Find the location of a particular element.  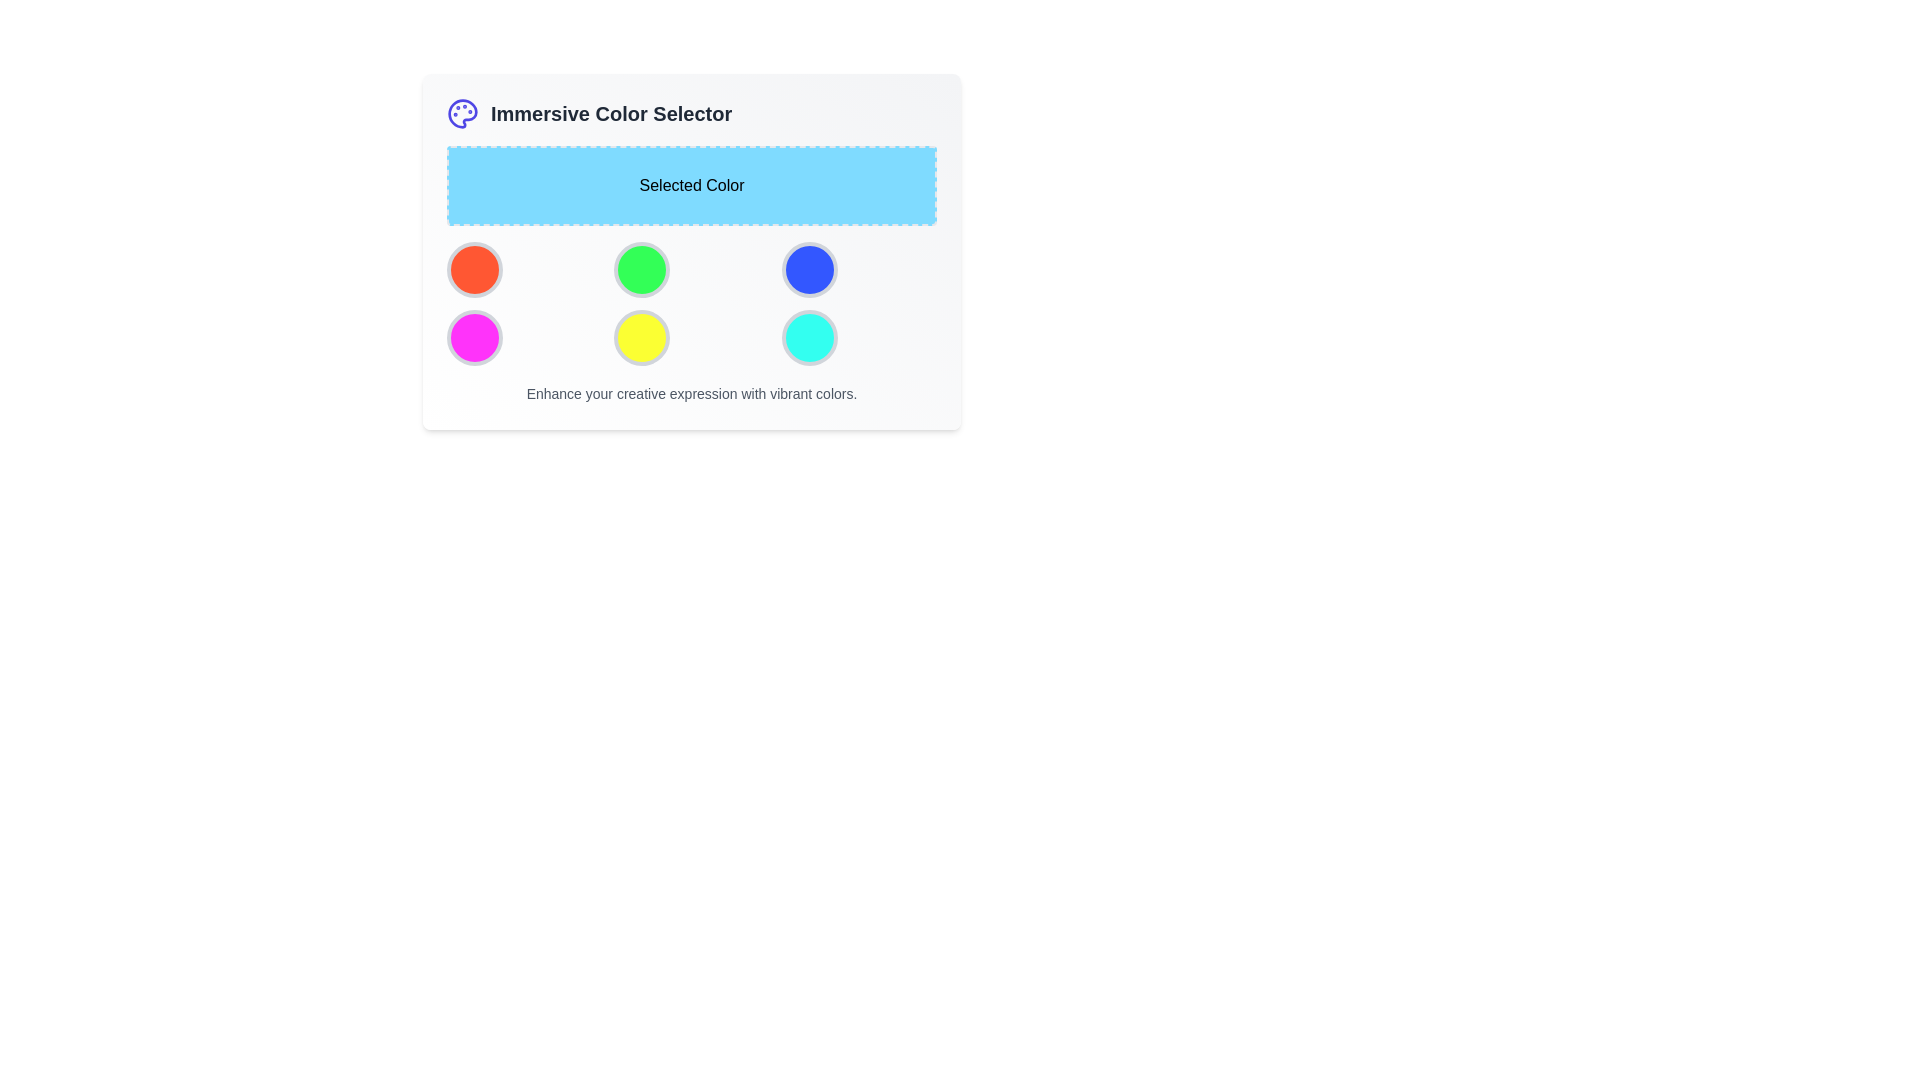

the circular color selection button located at the top-left corner of the 3x2 grid layout is located at coordinates (474, 270).